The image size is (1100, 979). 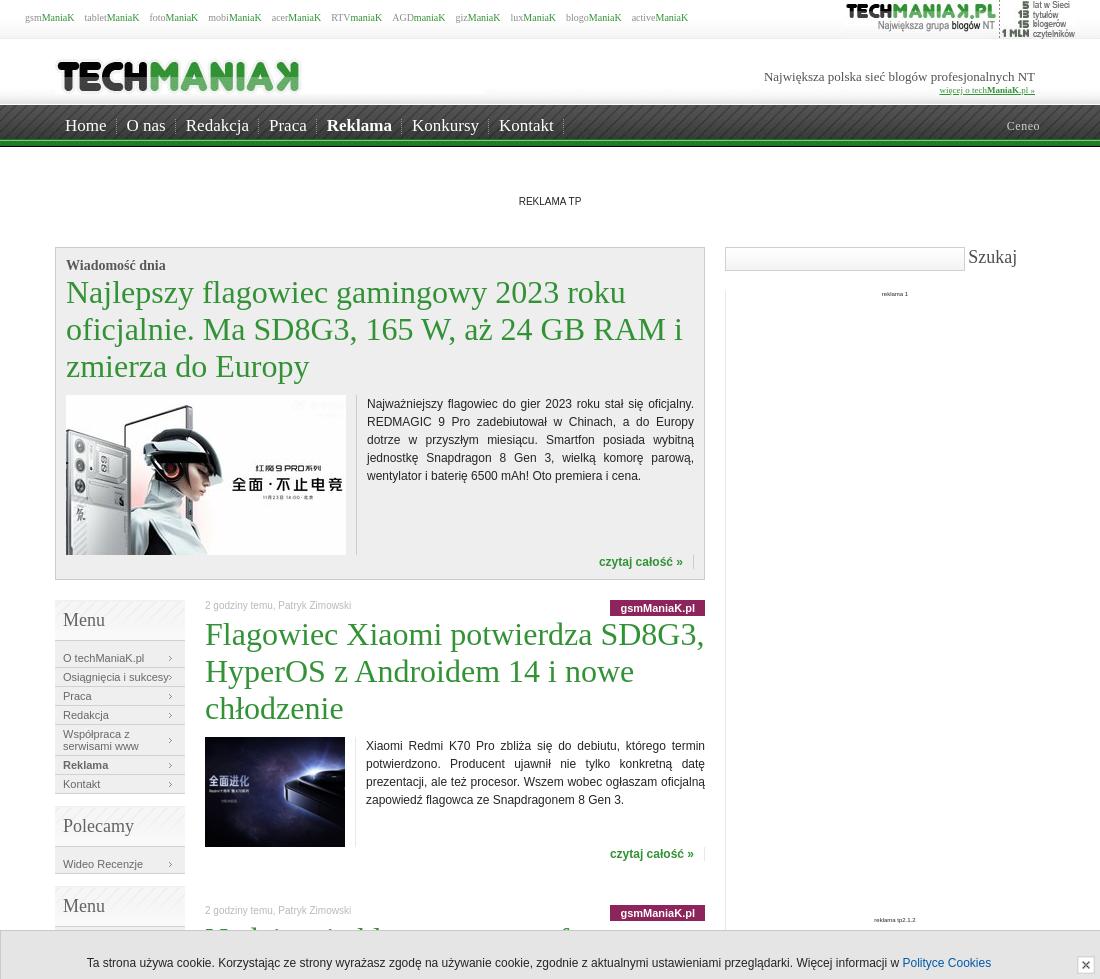 What do you see at coordinates (374, 329) in the screenshot?
I see `'Najlepszy flagowiec gamingowy 2023 roku oficjalnie. Ma SD8G3, 165 W, aż 24 GB RAM i zmierza do Europy'` at bounding box center [374, 329].